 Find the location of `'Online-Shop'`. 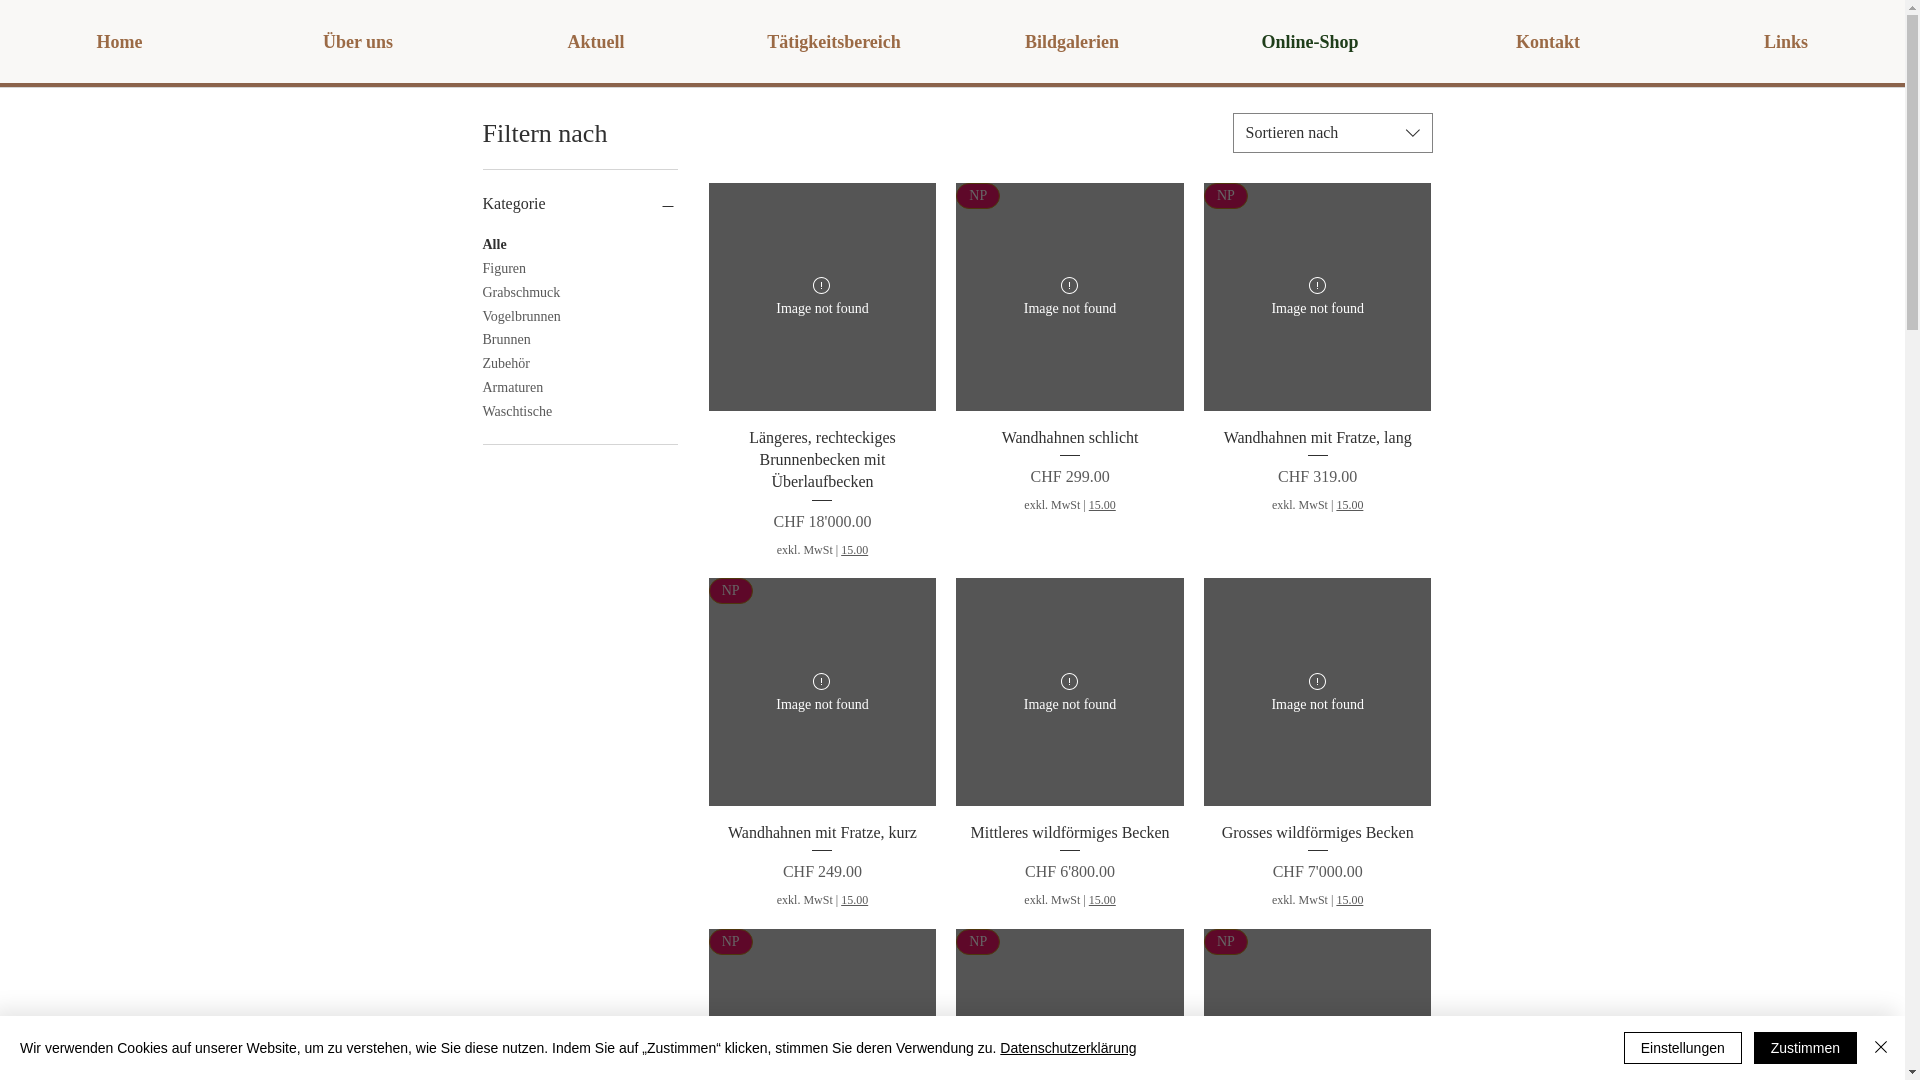

'Online-Shop' is located at coordinates (1310, 42).